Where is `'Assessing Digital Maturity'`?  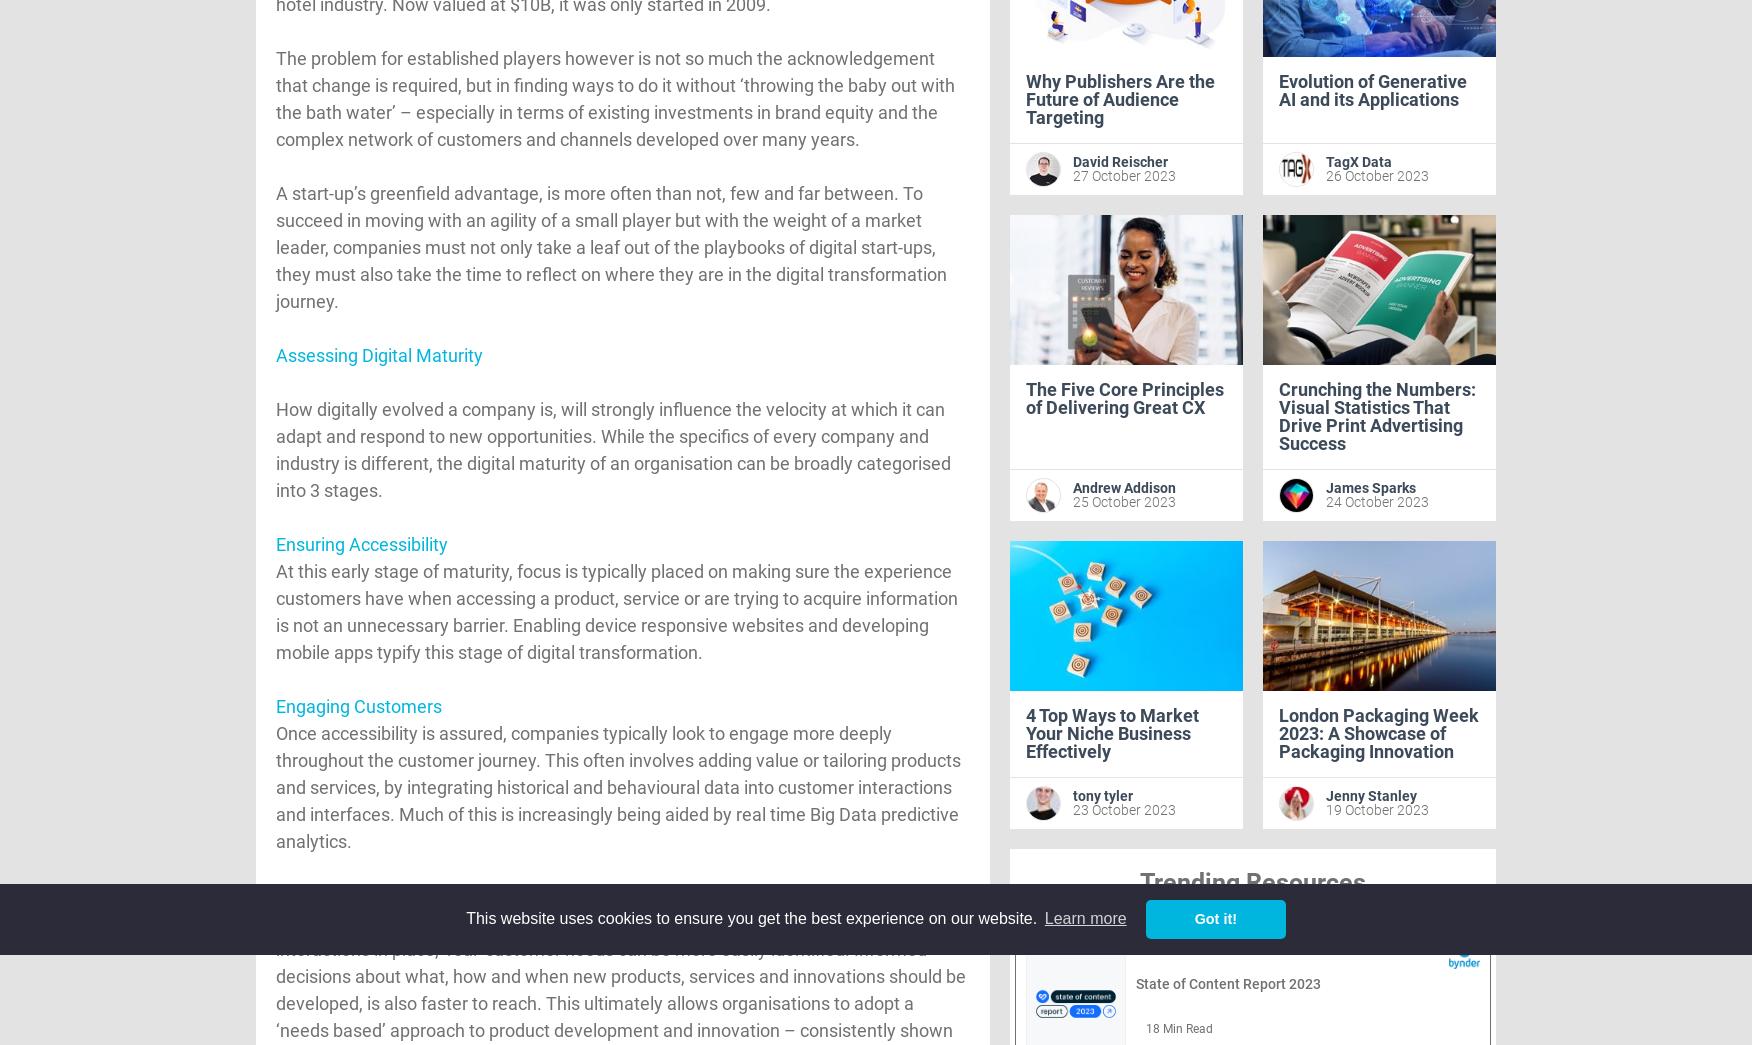 'Assessing Digital Maturity' is located at coordinates (378, 354).